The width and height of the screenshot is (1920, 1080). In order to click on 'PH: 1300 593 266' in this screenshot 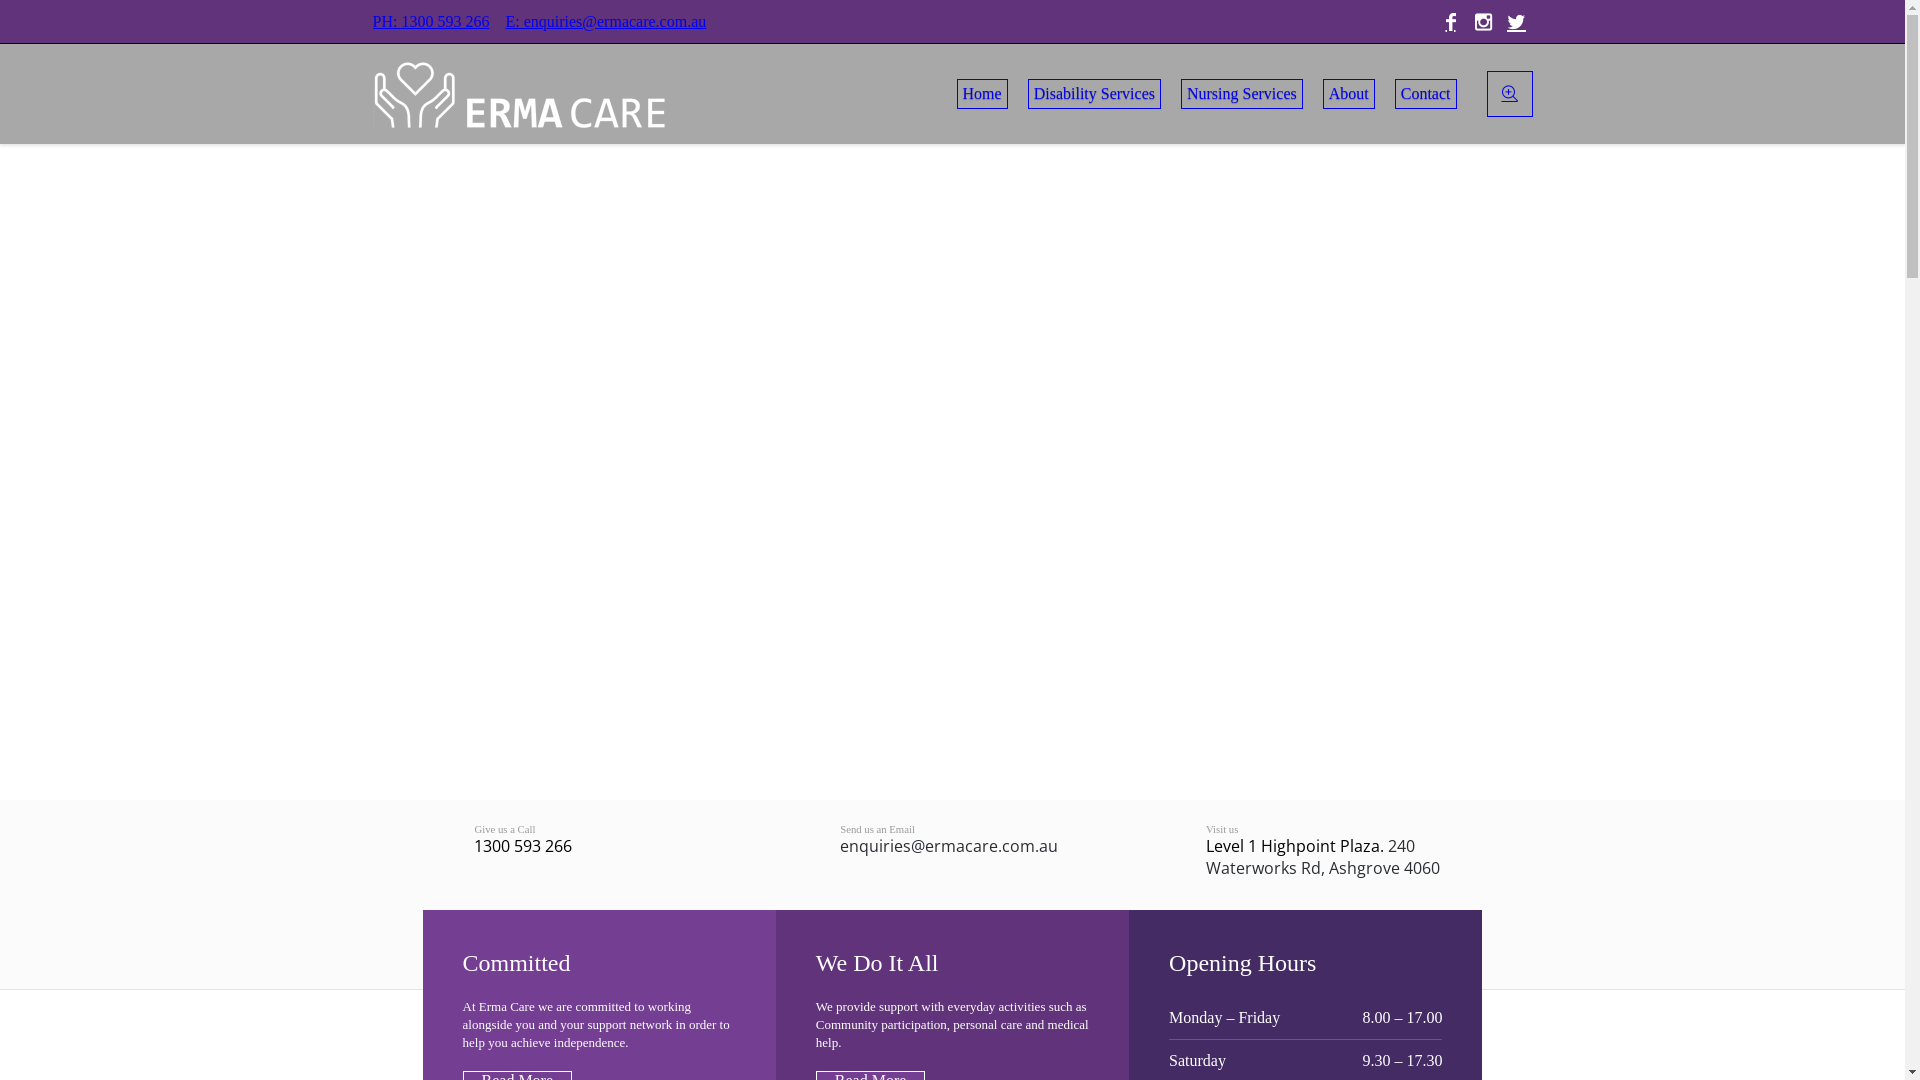, I will do `click(429, 20)`.